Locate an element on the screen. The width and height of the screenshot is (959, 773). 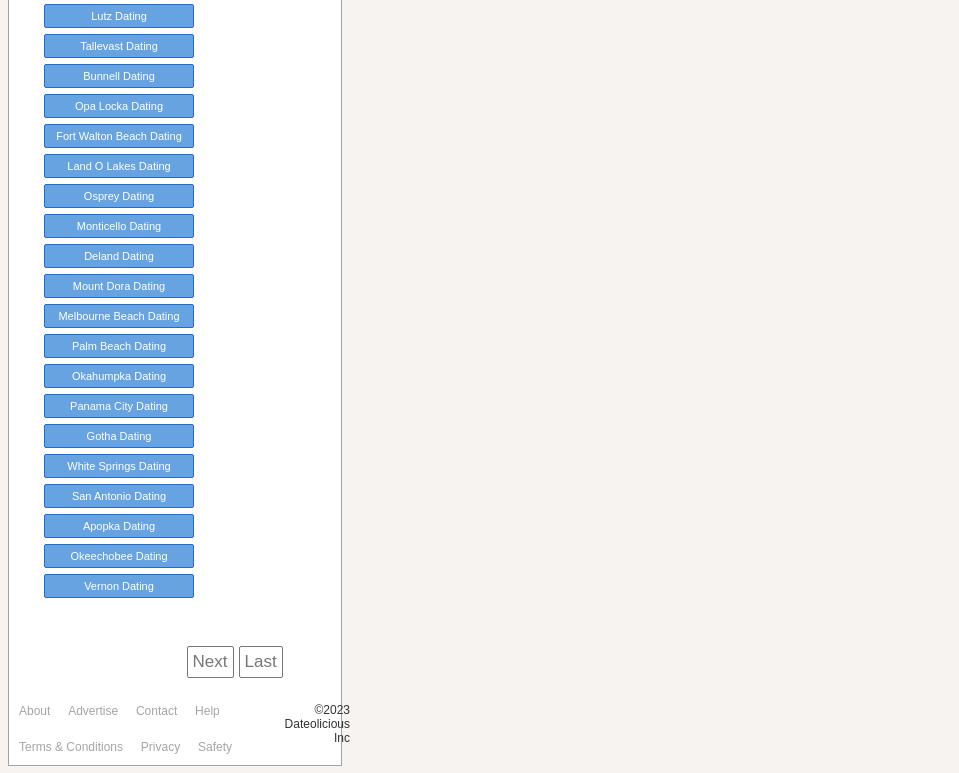
'Next' is located at coordinates (190, 661).